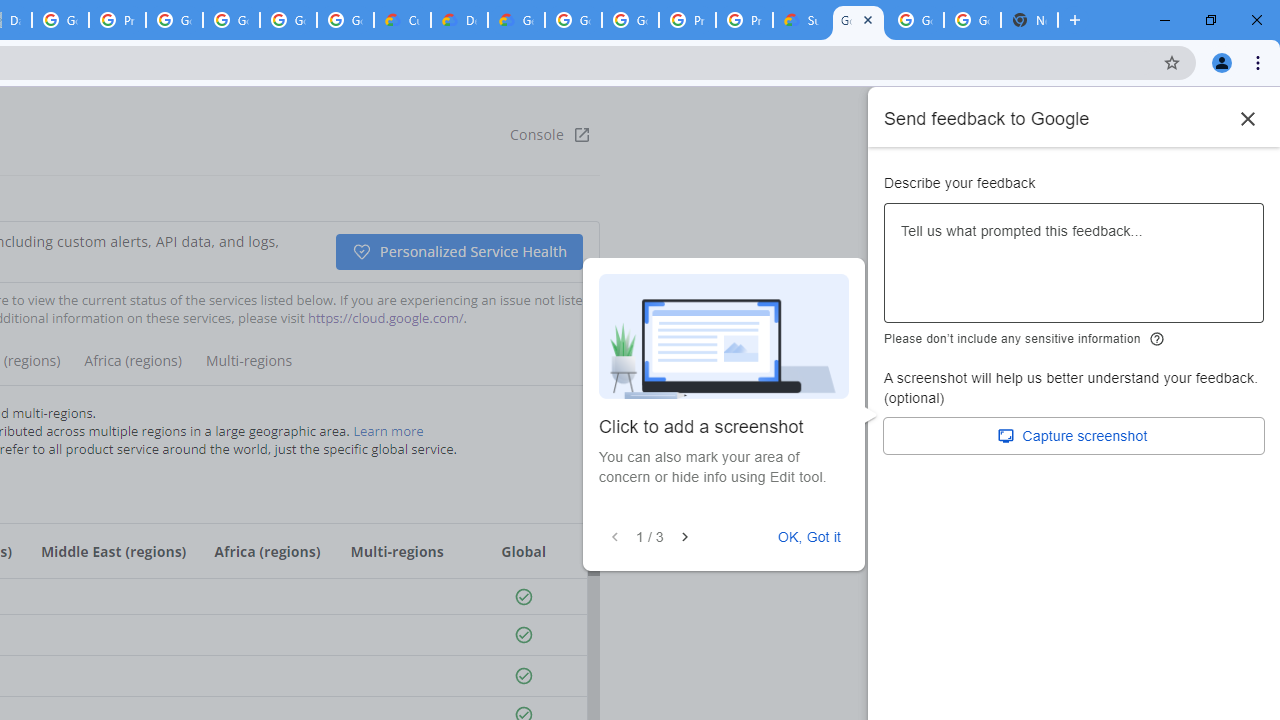 Image resolution: width=1280 pixels, height=720 pixels. I want to click on 'Describe your feedback', so click(1073, 271).